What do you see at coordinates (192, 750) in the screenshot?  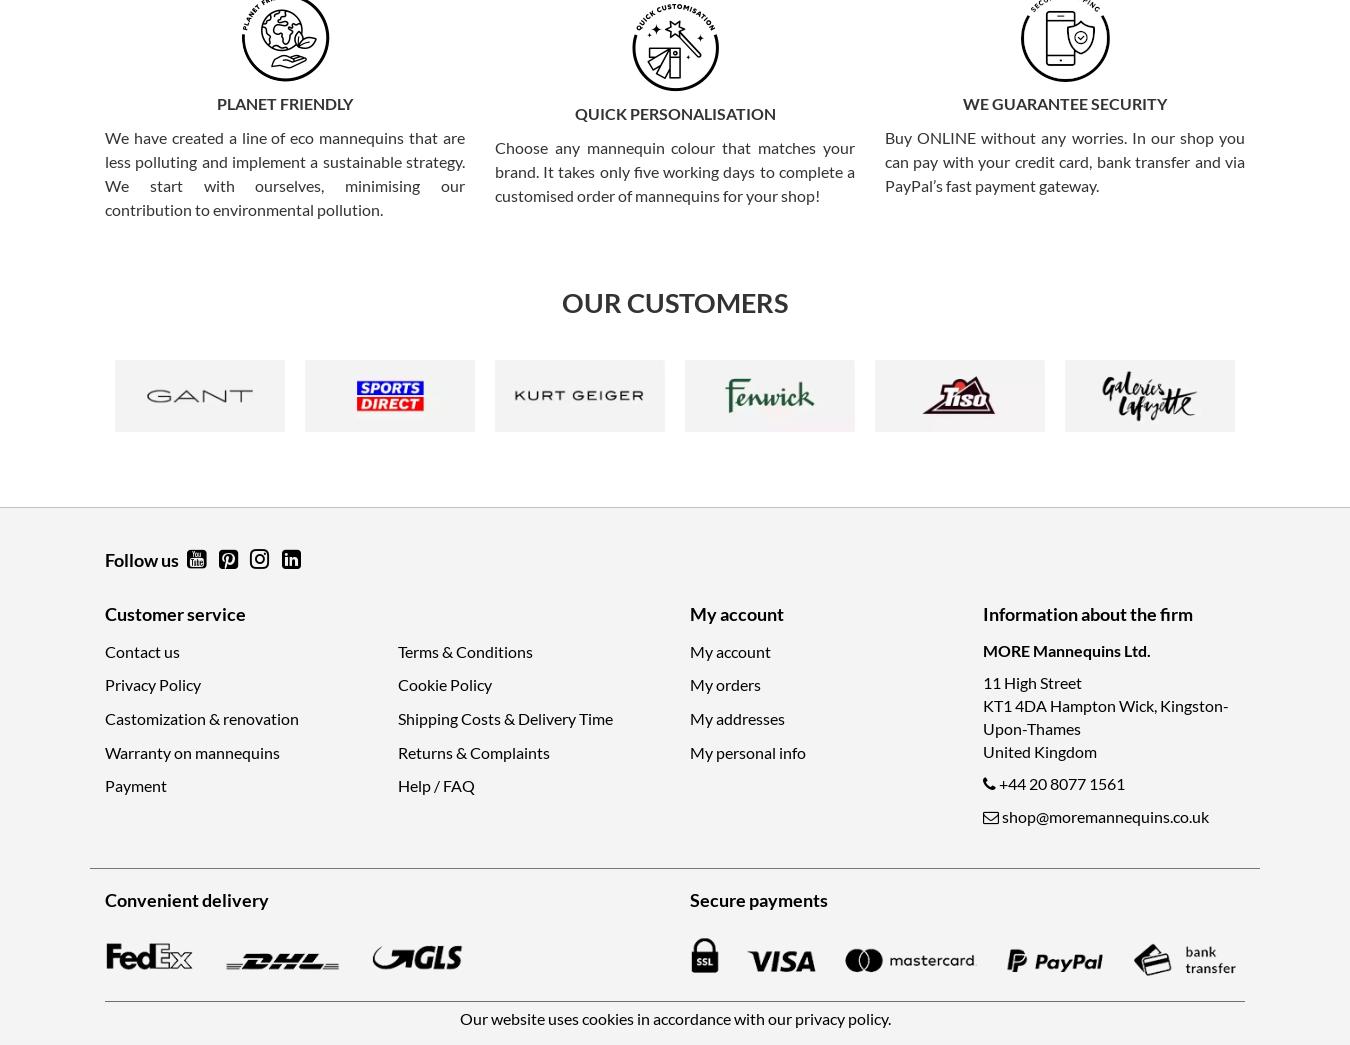 I see `'Warranty on mannequins'` at bounding box center [192, 750].